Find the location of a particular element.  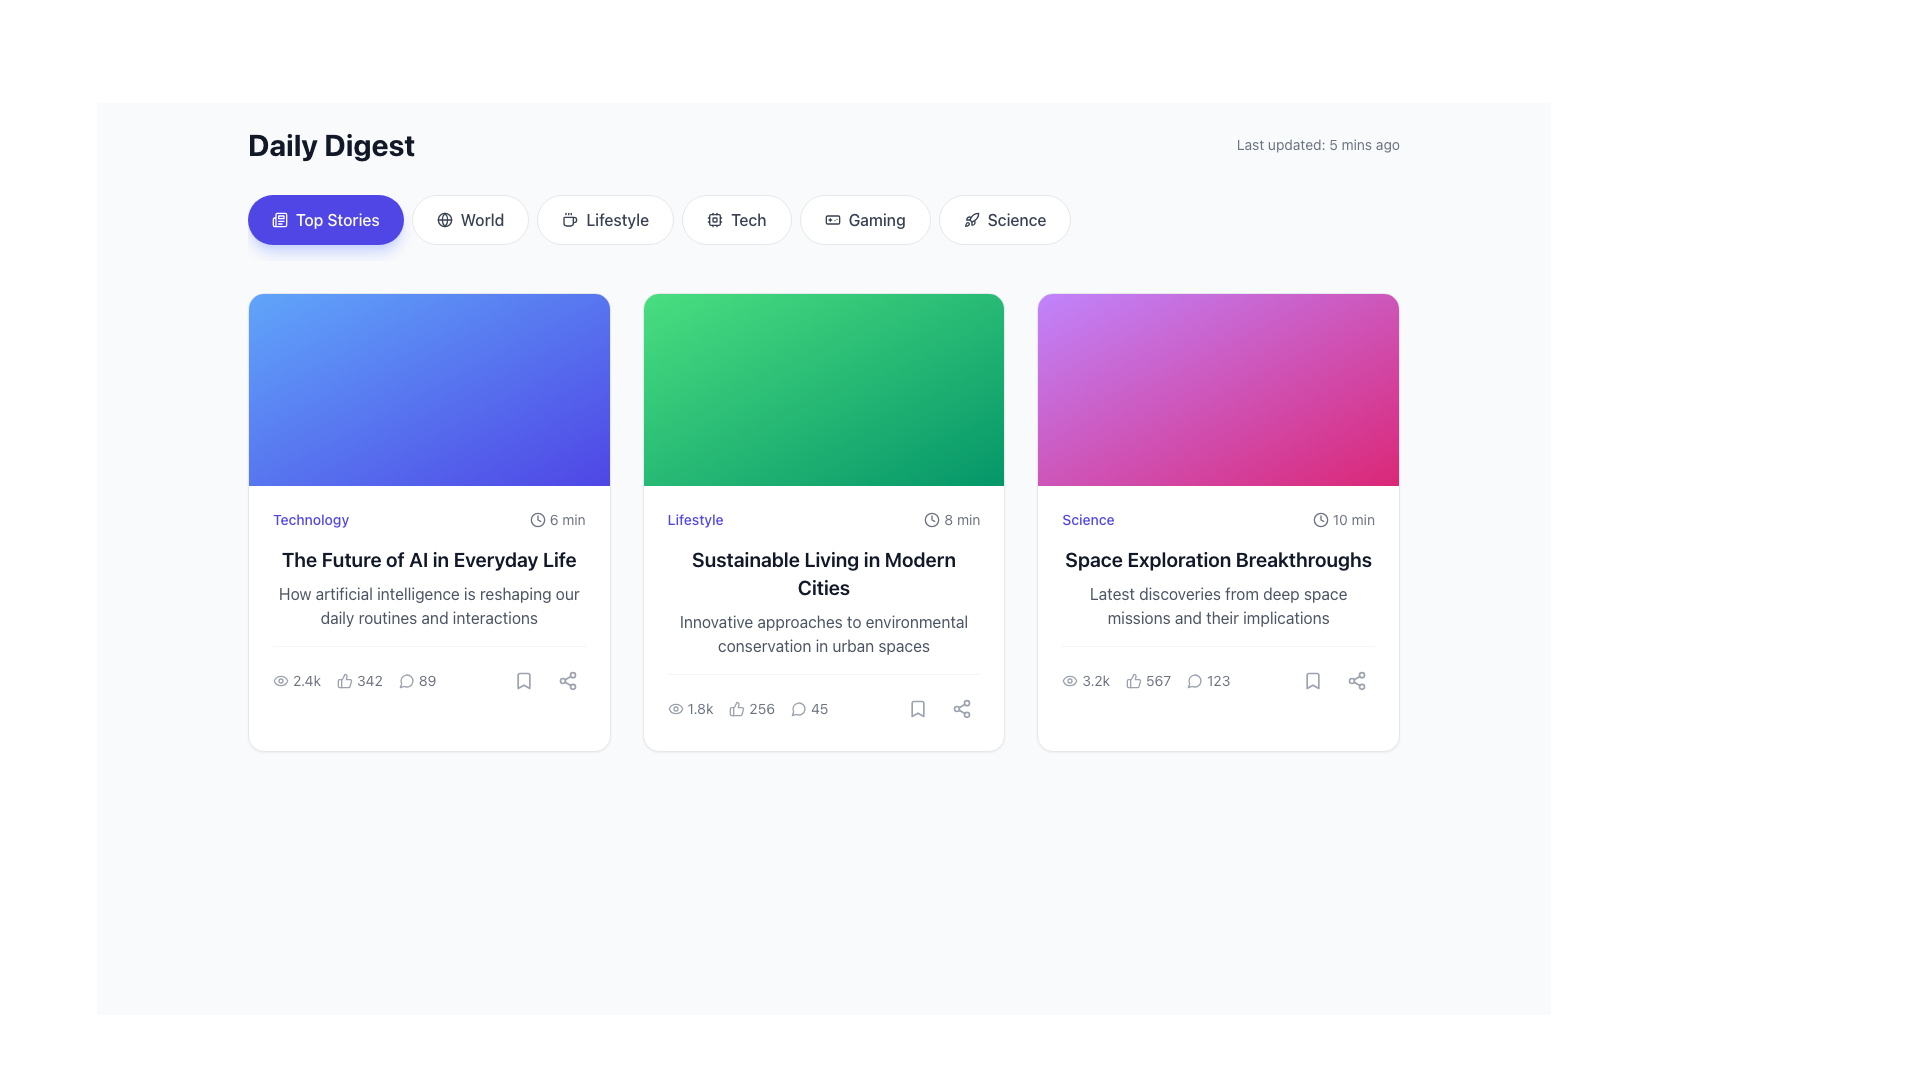

the text label representing the numerical count of likes or approvals, positioned within the second content card below its main text, to the right of a thumbs-up icon and to the left of a comment icon is located at coordinates (761, 708).